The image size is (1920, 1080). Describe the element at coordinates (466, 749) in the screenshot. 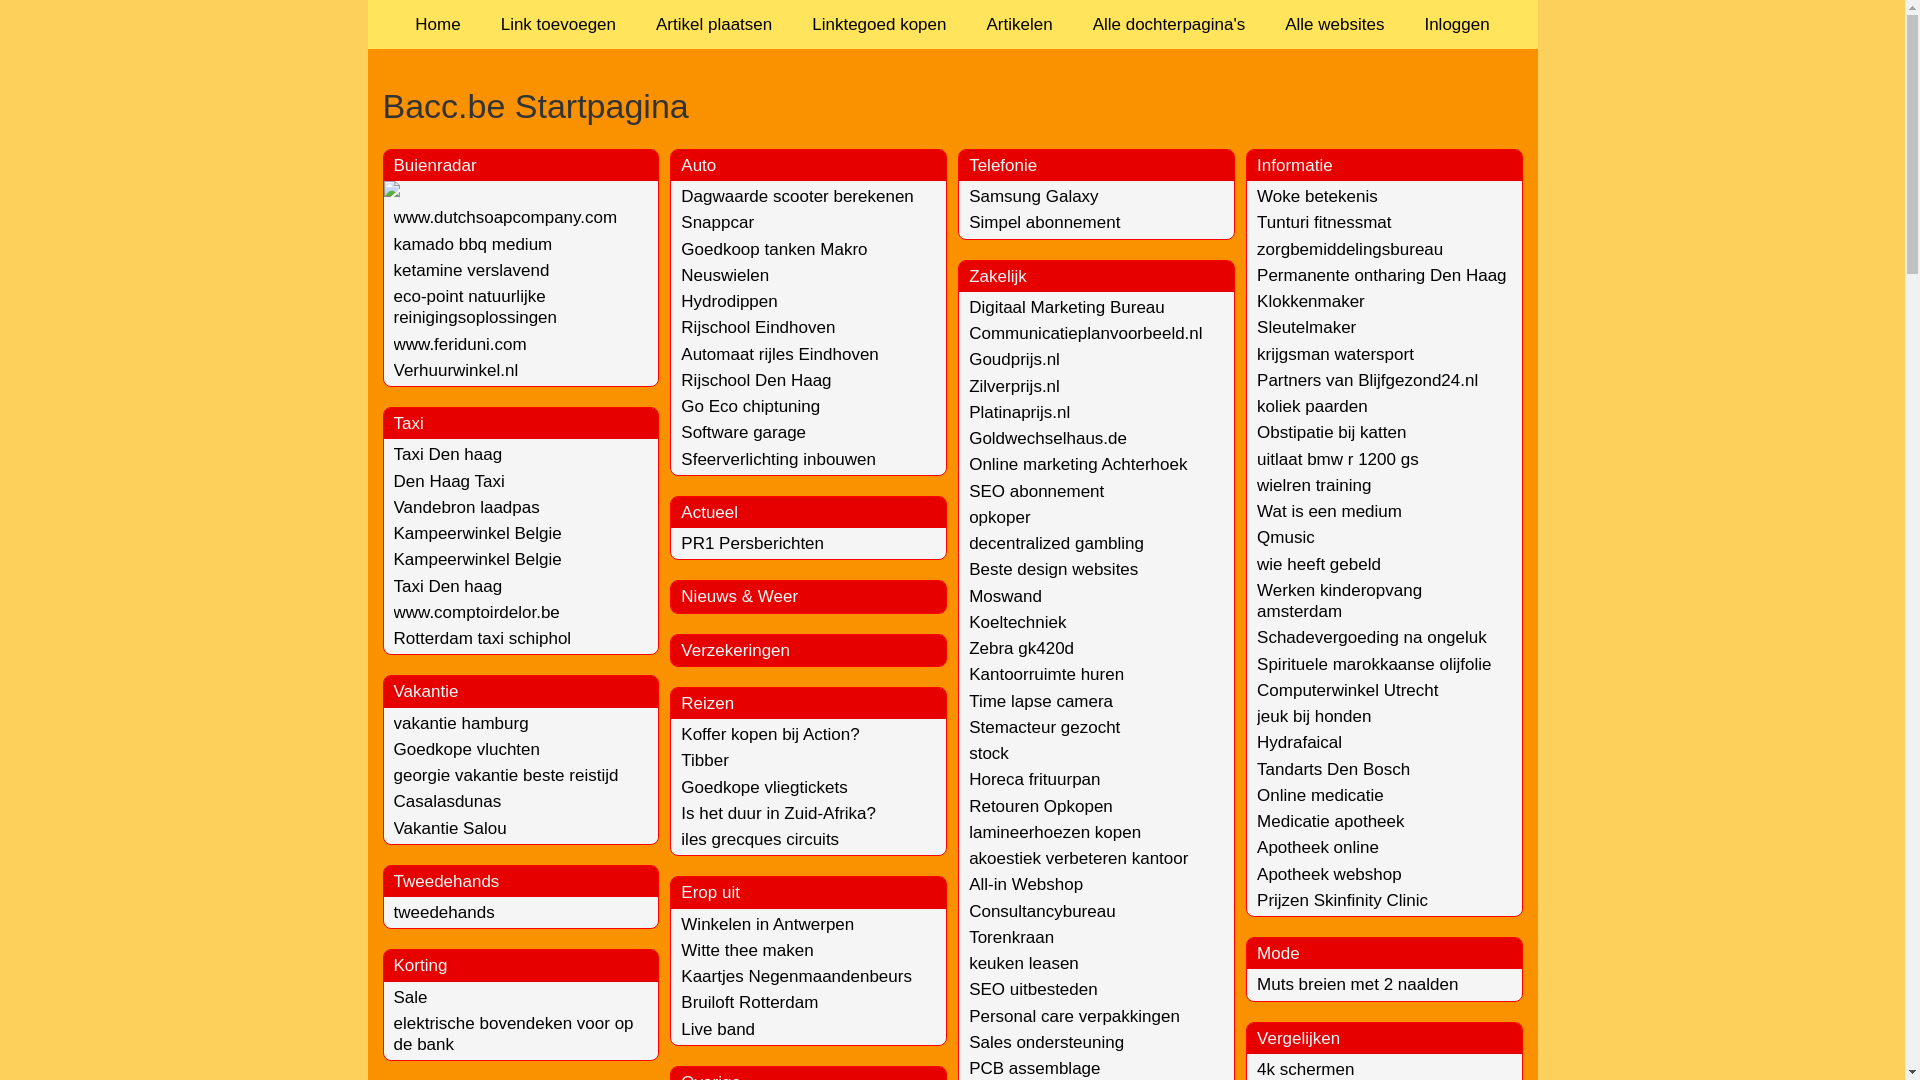

I see `'Goedkope vluchten'` at that location.